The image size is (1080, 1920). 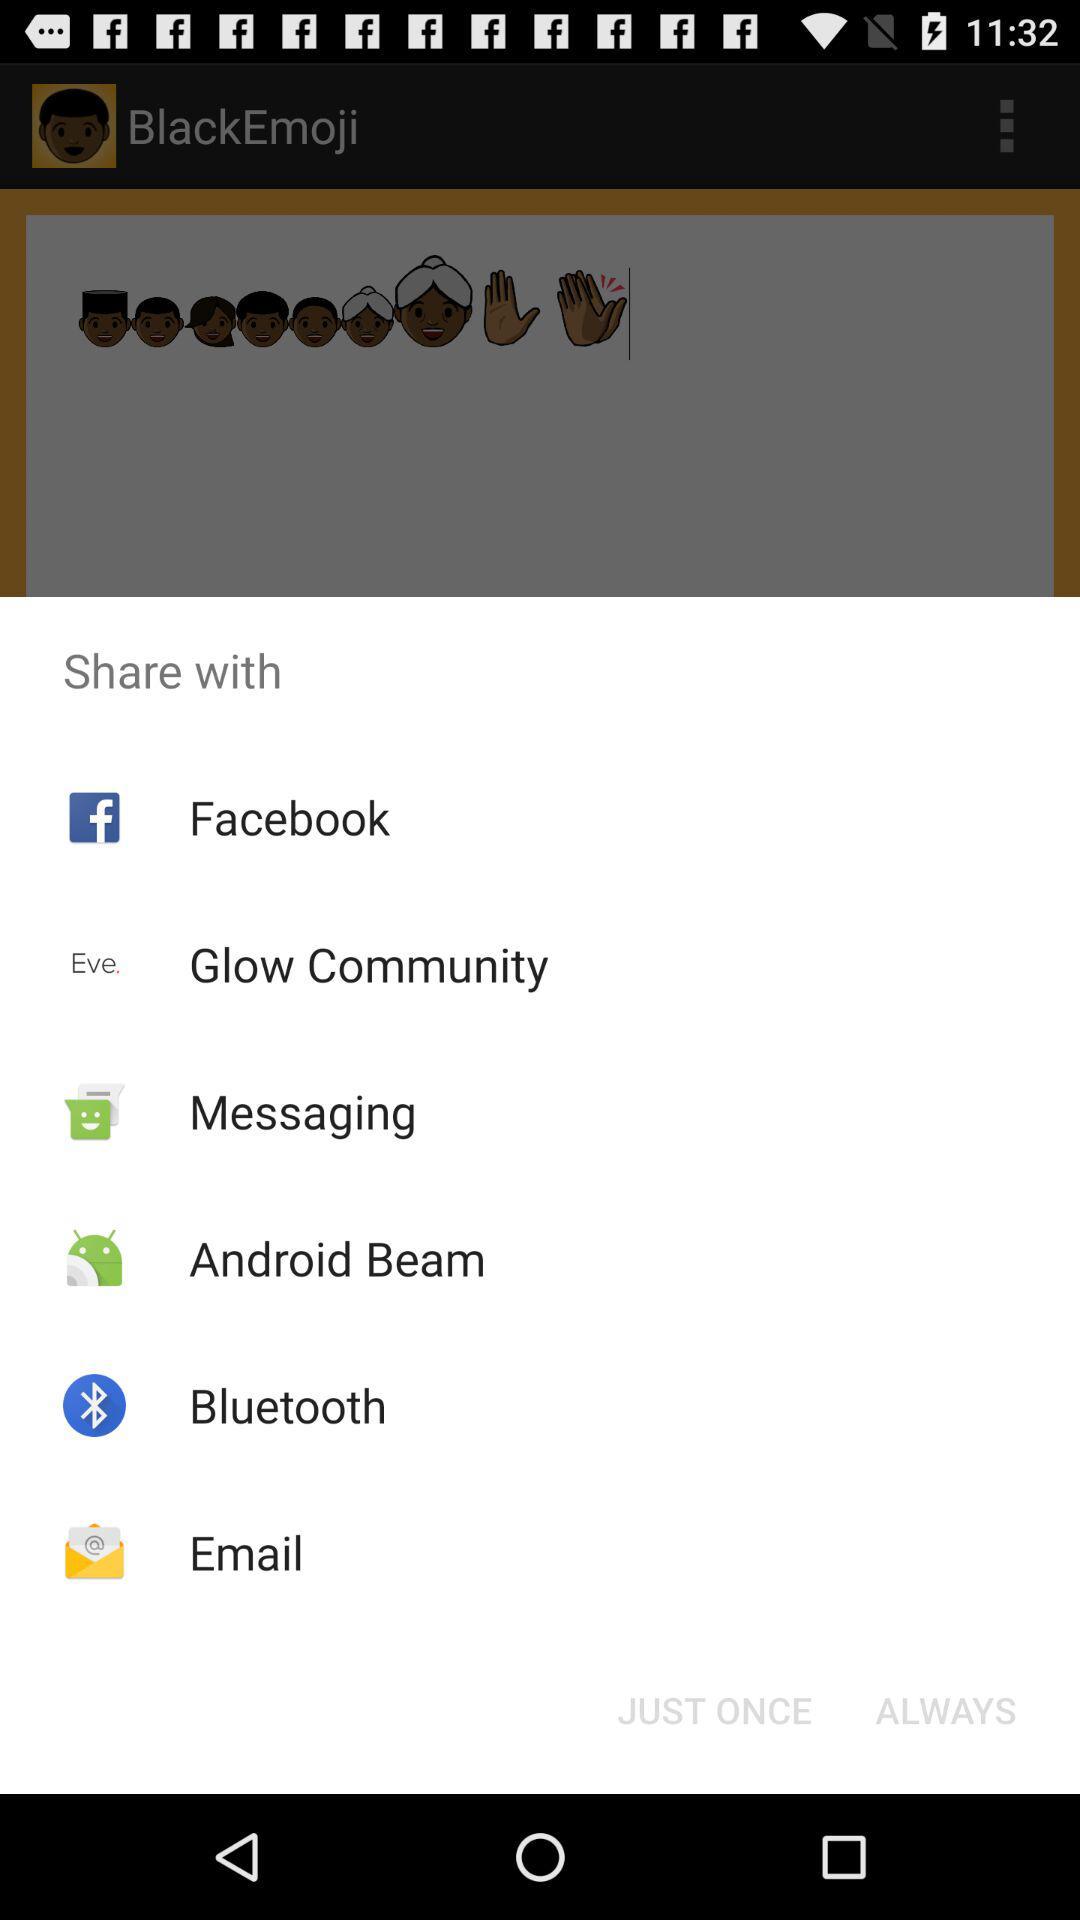 What do you see at coordinates (289, 817) in the screenshot?
I see `item below the share with app` at bounding box center [289, 817].